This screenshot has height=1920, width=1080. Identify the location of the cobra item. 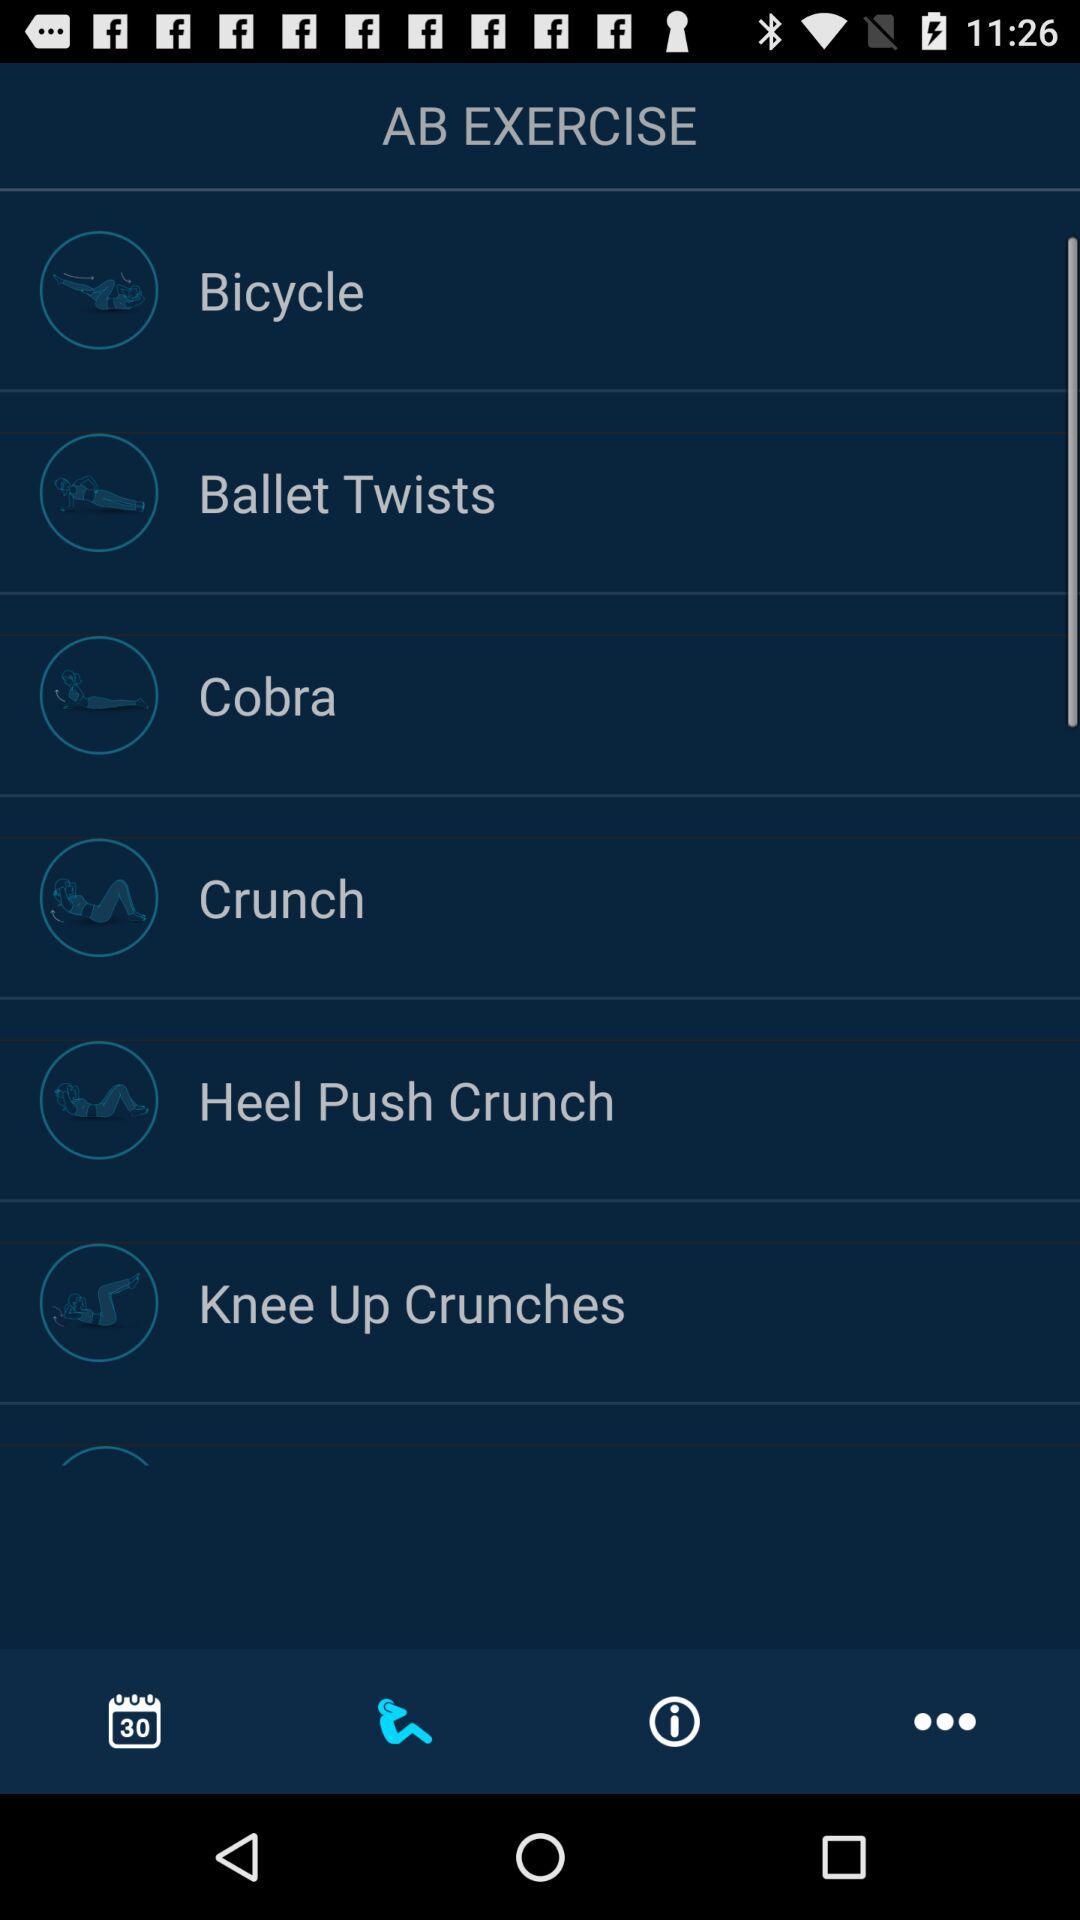
(639, 694).